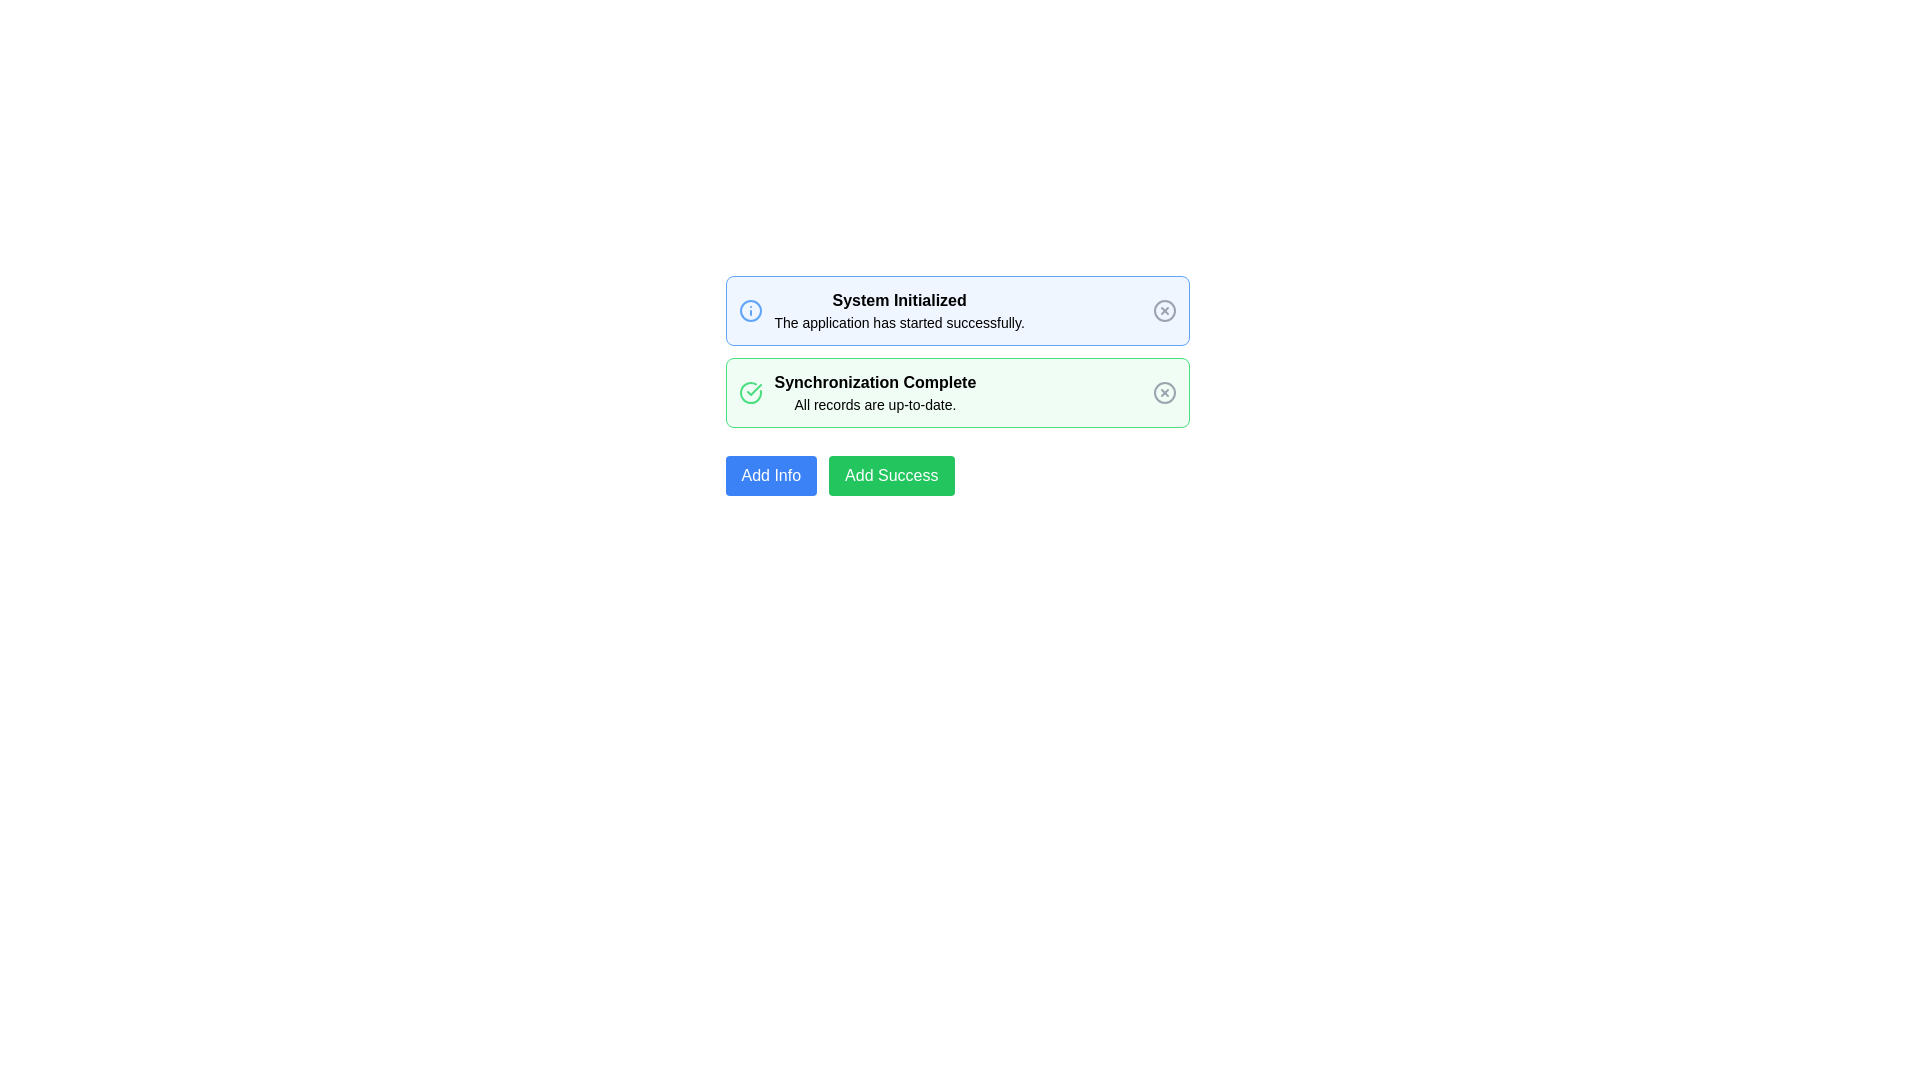  Describe the element at coordinates (898, 311) in the screenshot. I see `message displayed in the text block that states 'System Initialized' and 'The application has started successfully', located within a light blue rectangular area in the upper half of the application interface` at that location.